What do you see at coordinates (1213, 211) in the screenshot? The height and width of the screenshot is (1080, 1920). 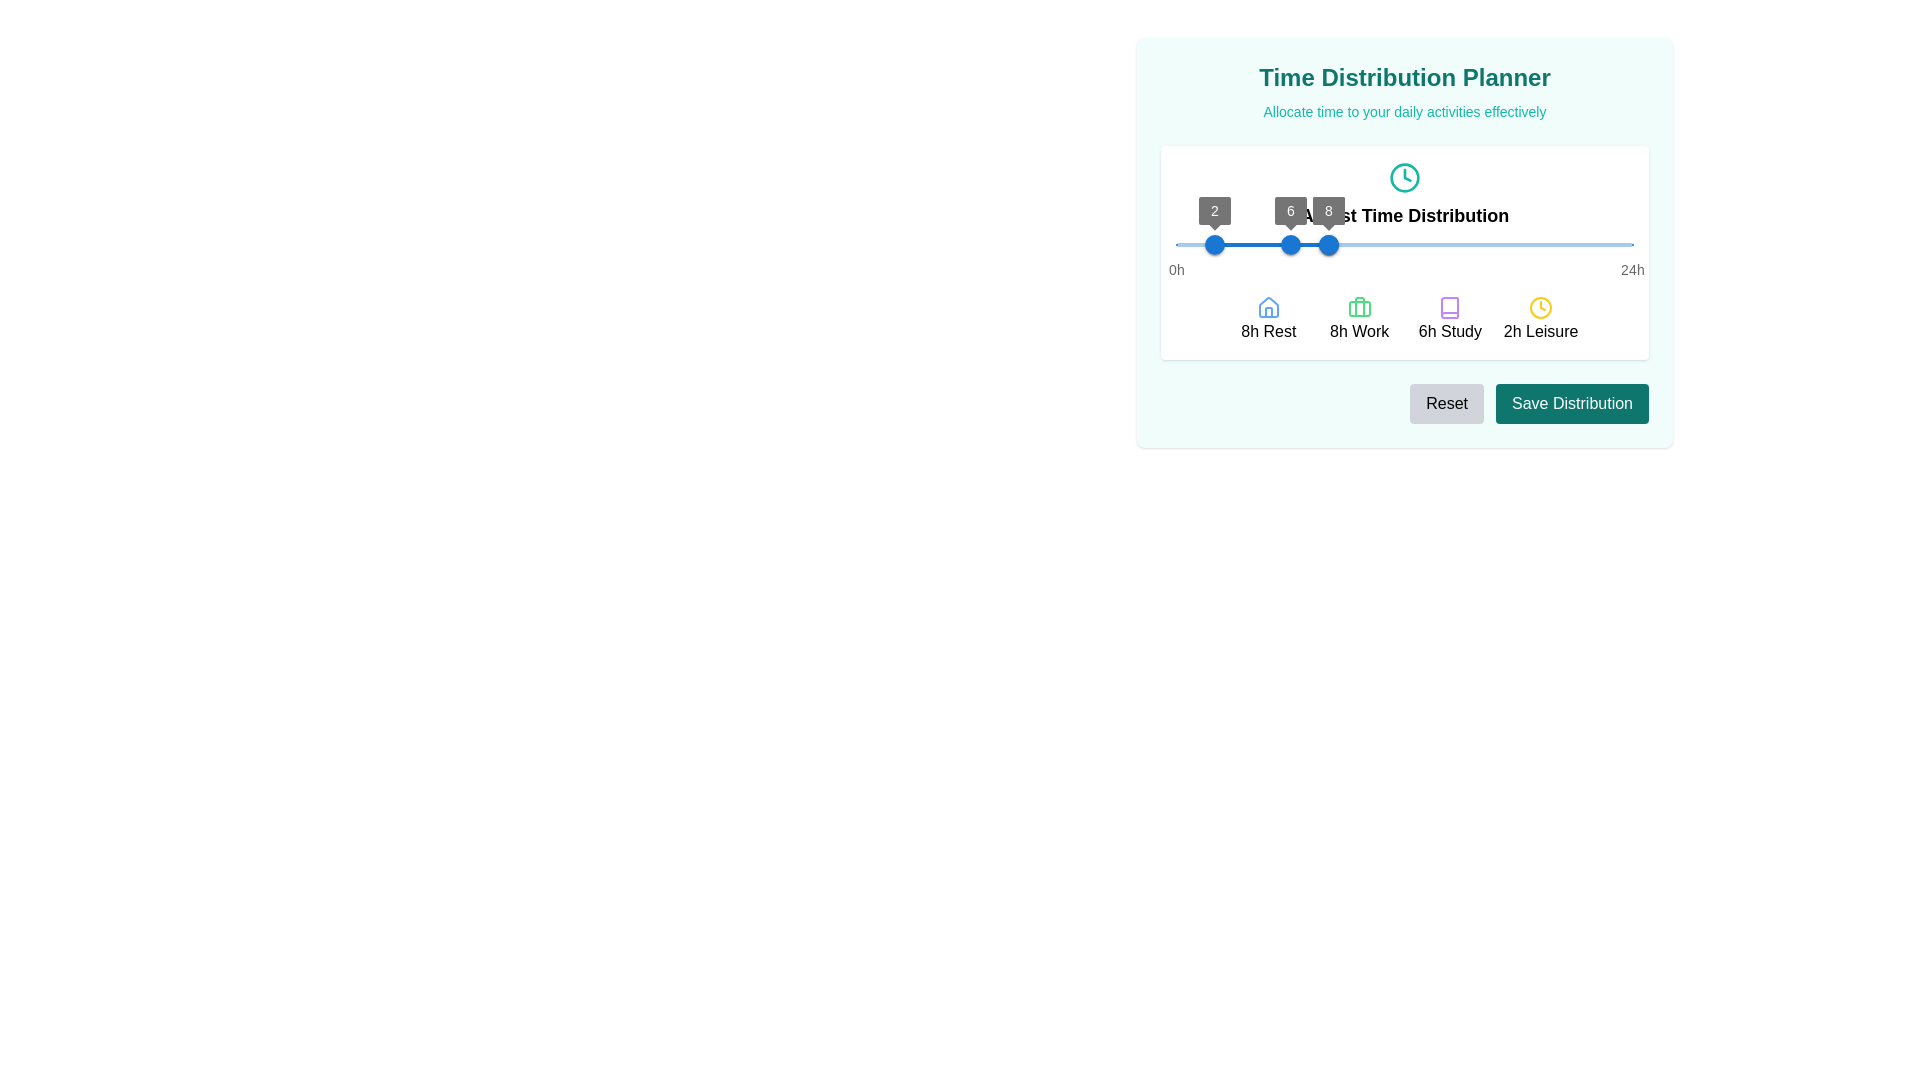 I see `the Value label on the slider component that indicates the current value '2' in the 'Time Distribution Planner' interface, positioned above the first slider handle` at bounding box center [1213, 211].